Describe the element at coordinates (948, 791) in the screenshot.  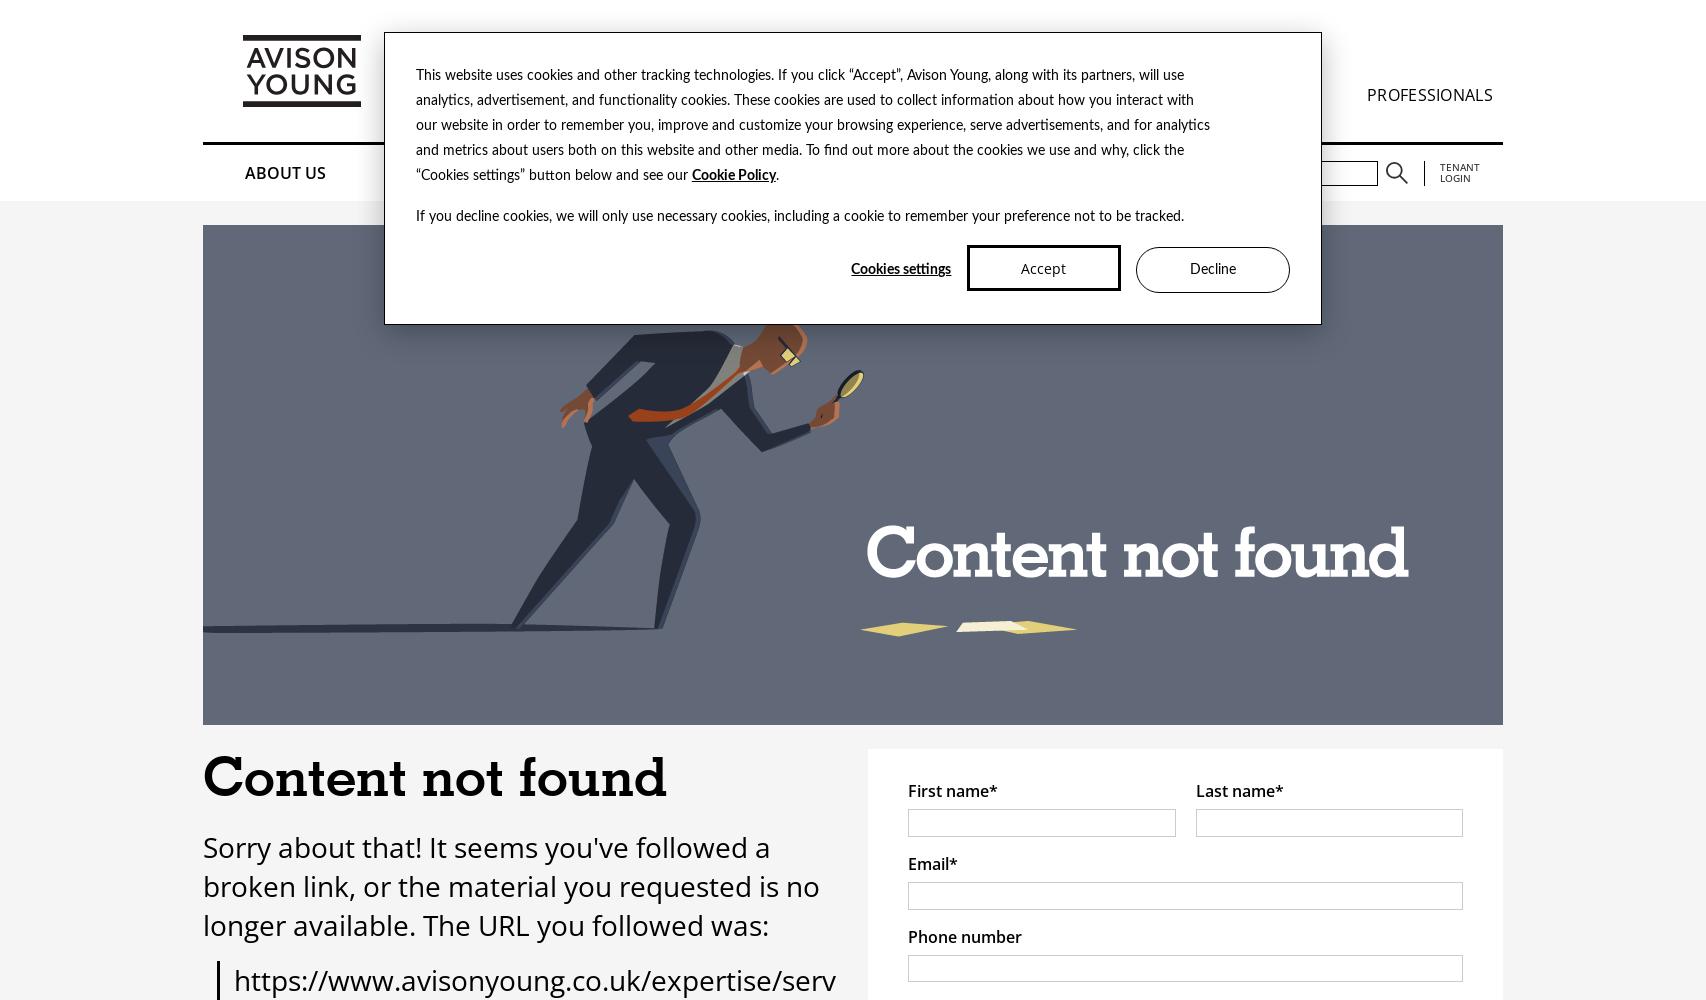
I see `'First name'` at that location.